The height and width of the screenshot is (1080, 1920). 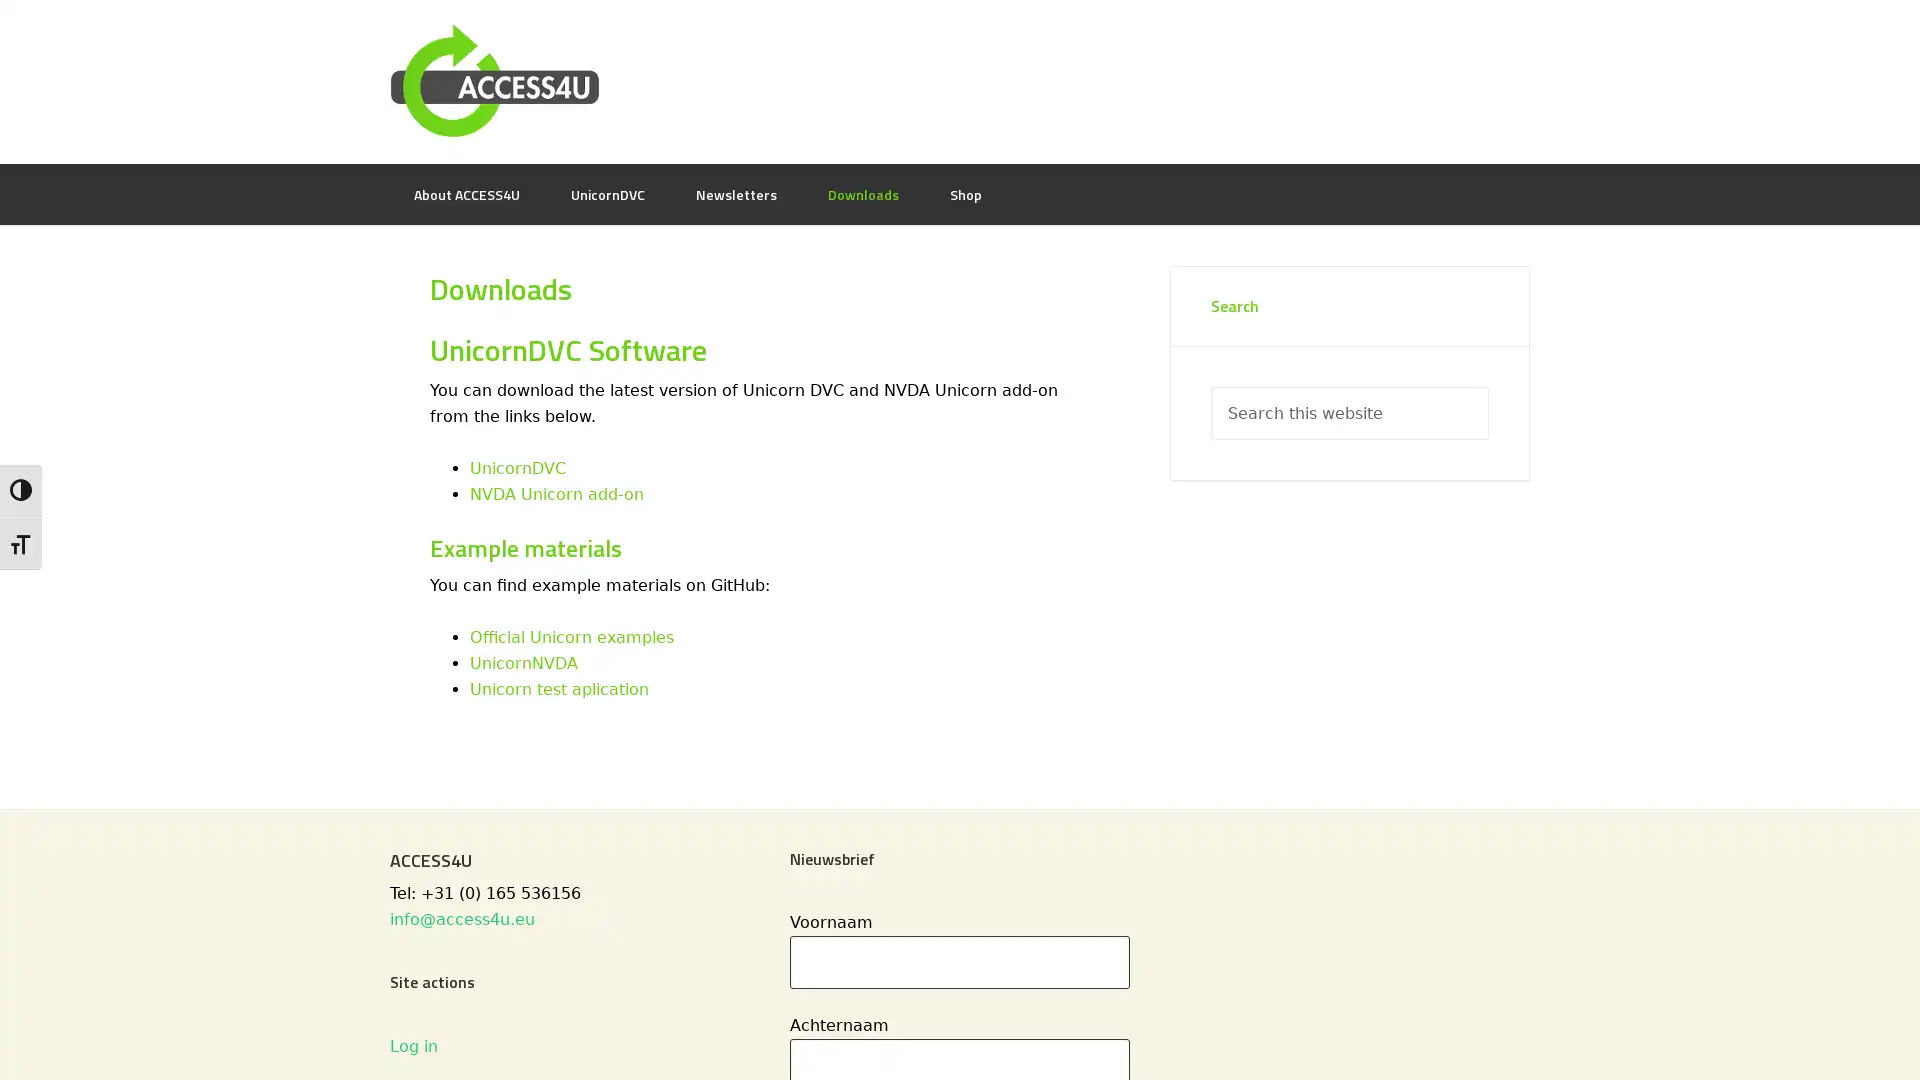 What do you see at coordinates (1488, 386) in the screenshot?
I see `Search` at bounding box center [1488, 386].